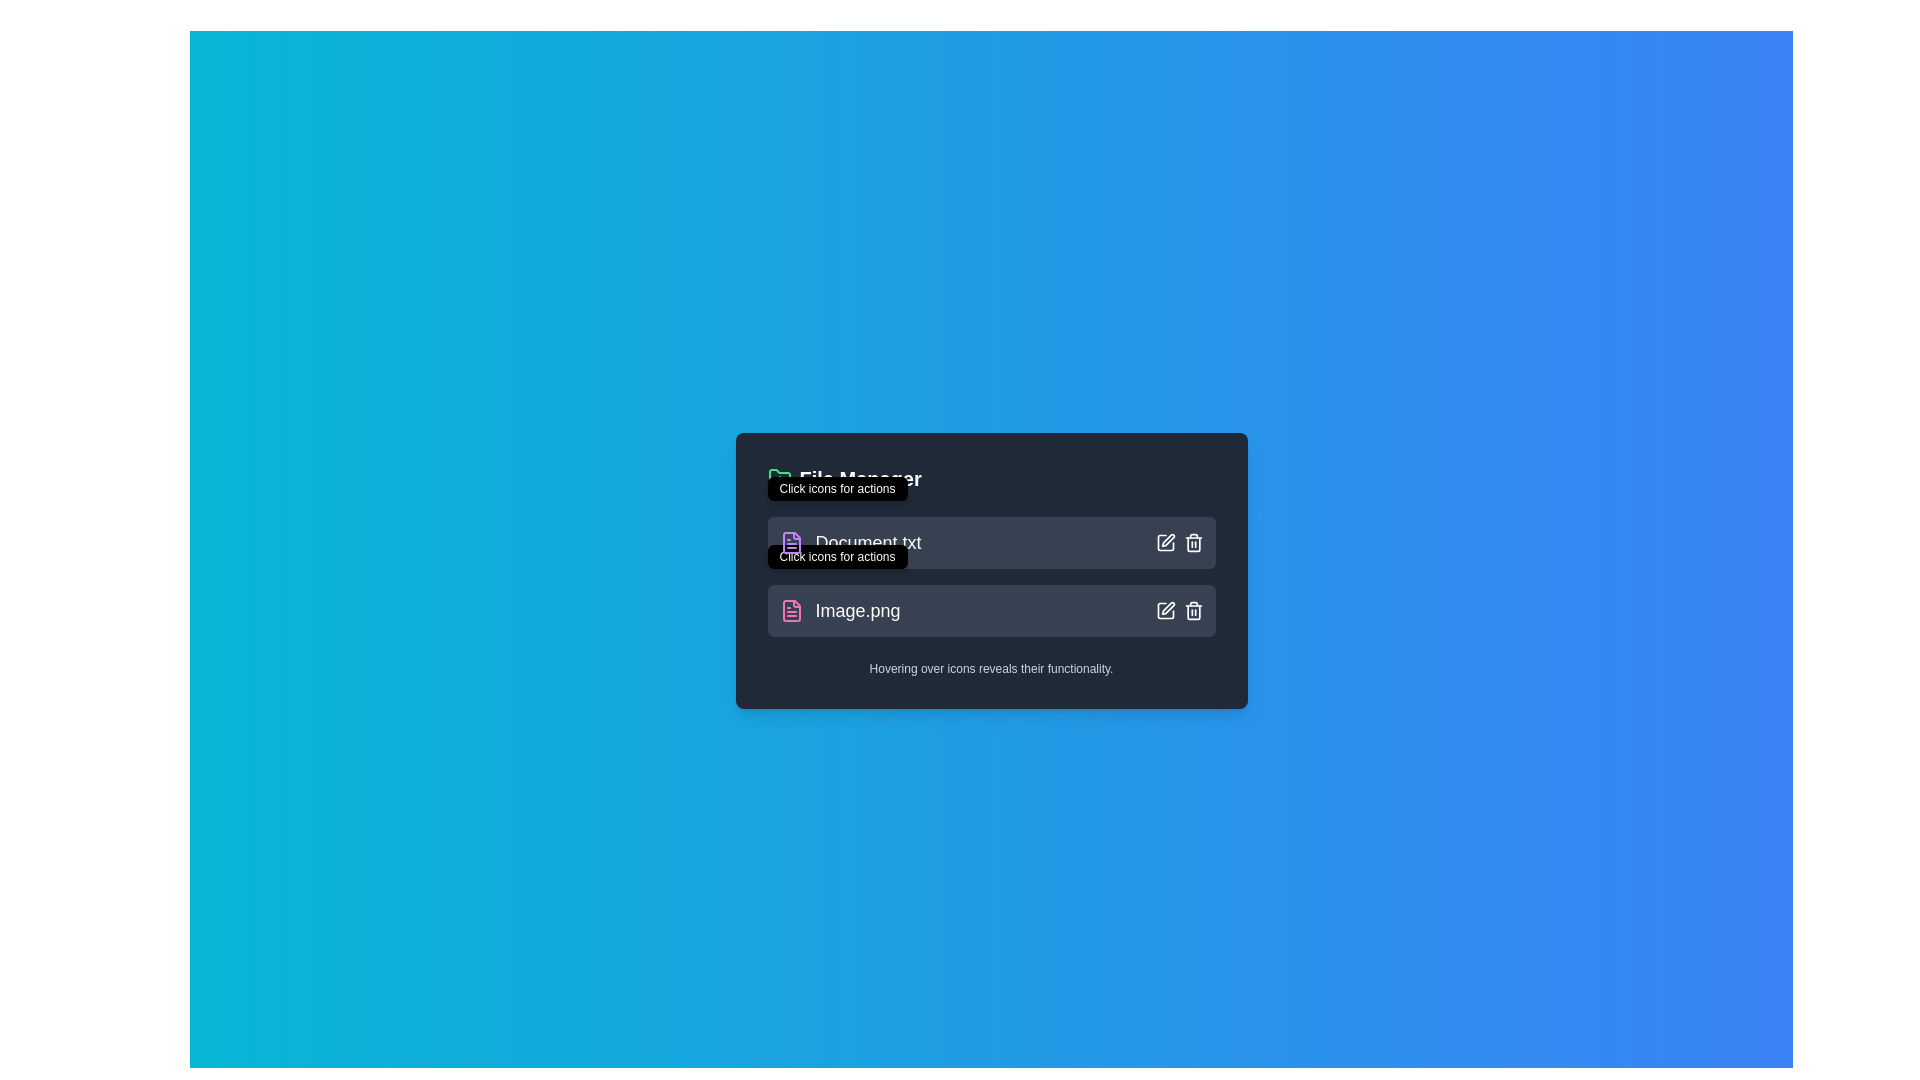 This screenshot has height=1080, width=1920. I want to click on the pencil icon located at the top right area of the card listing 'Image.png', so click(1167, 540).